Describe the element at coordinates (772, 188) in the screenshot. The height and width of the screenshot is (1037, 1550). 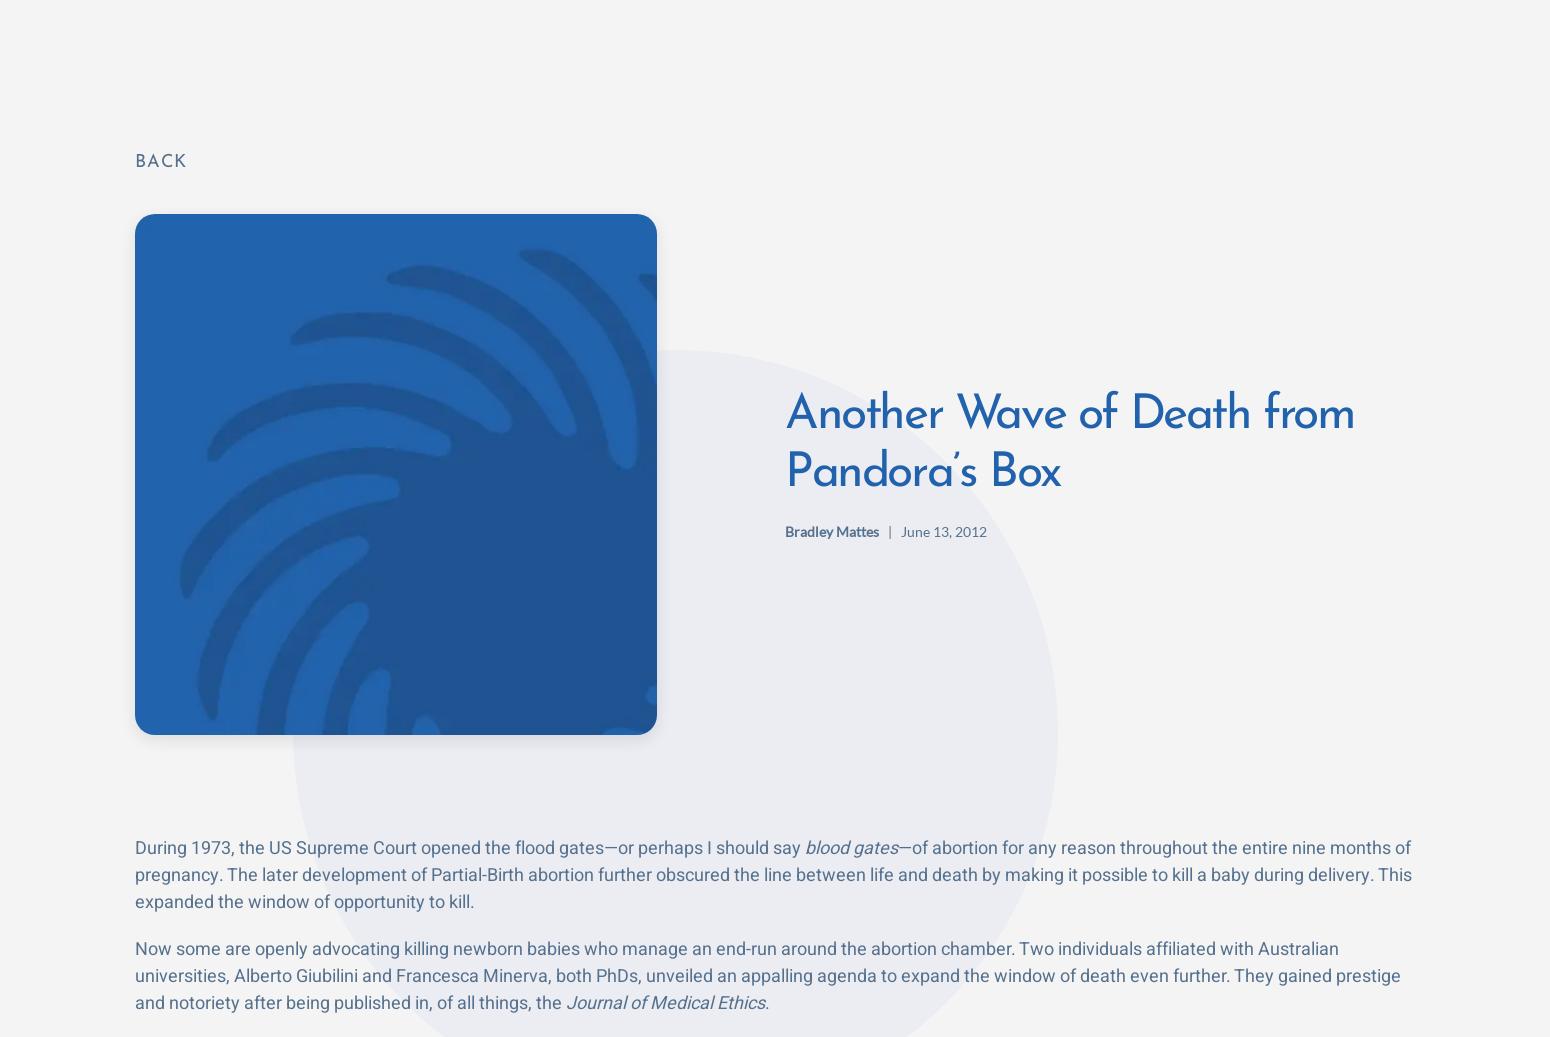
I see `'At the core of their reasoning is the tragically warped notion that newborns aren’t “actual people.” They’re “merely potential persons” because they aren’t cognitively aware of what they’d be missing had they been allowed to live. The authors wrote, “Merely being human is not in itself a reason for ascribing someone a right to life.” Chilling isn’t it? But in fairness to them, they cite prime examples already accepted by society: embryonic stem cell research and abortion. We could also add physician-assisted suicide. Of course this doesn’t justify the killing, but it bolsters their case with the PhD crowd.'` at that location.